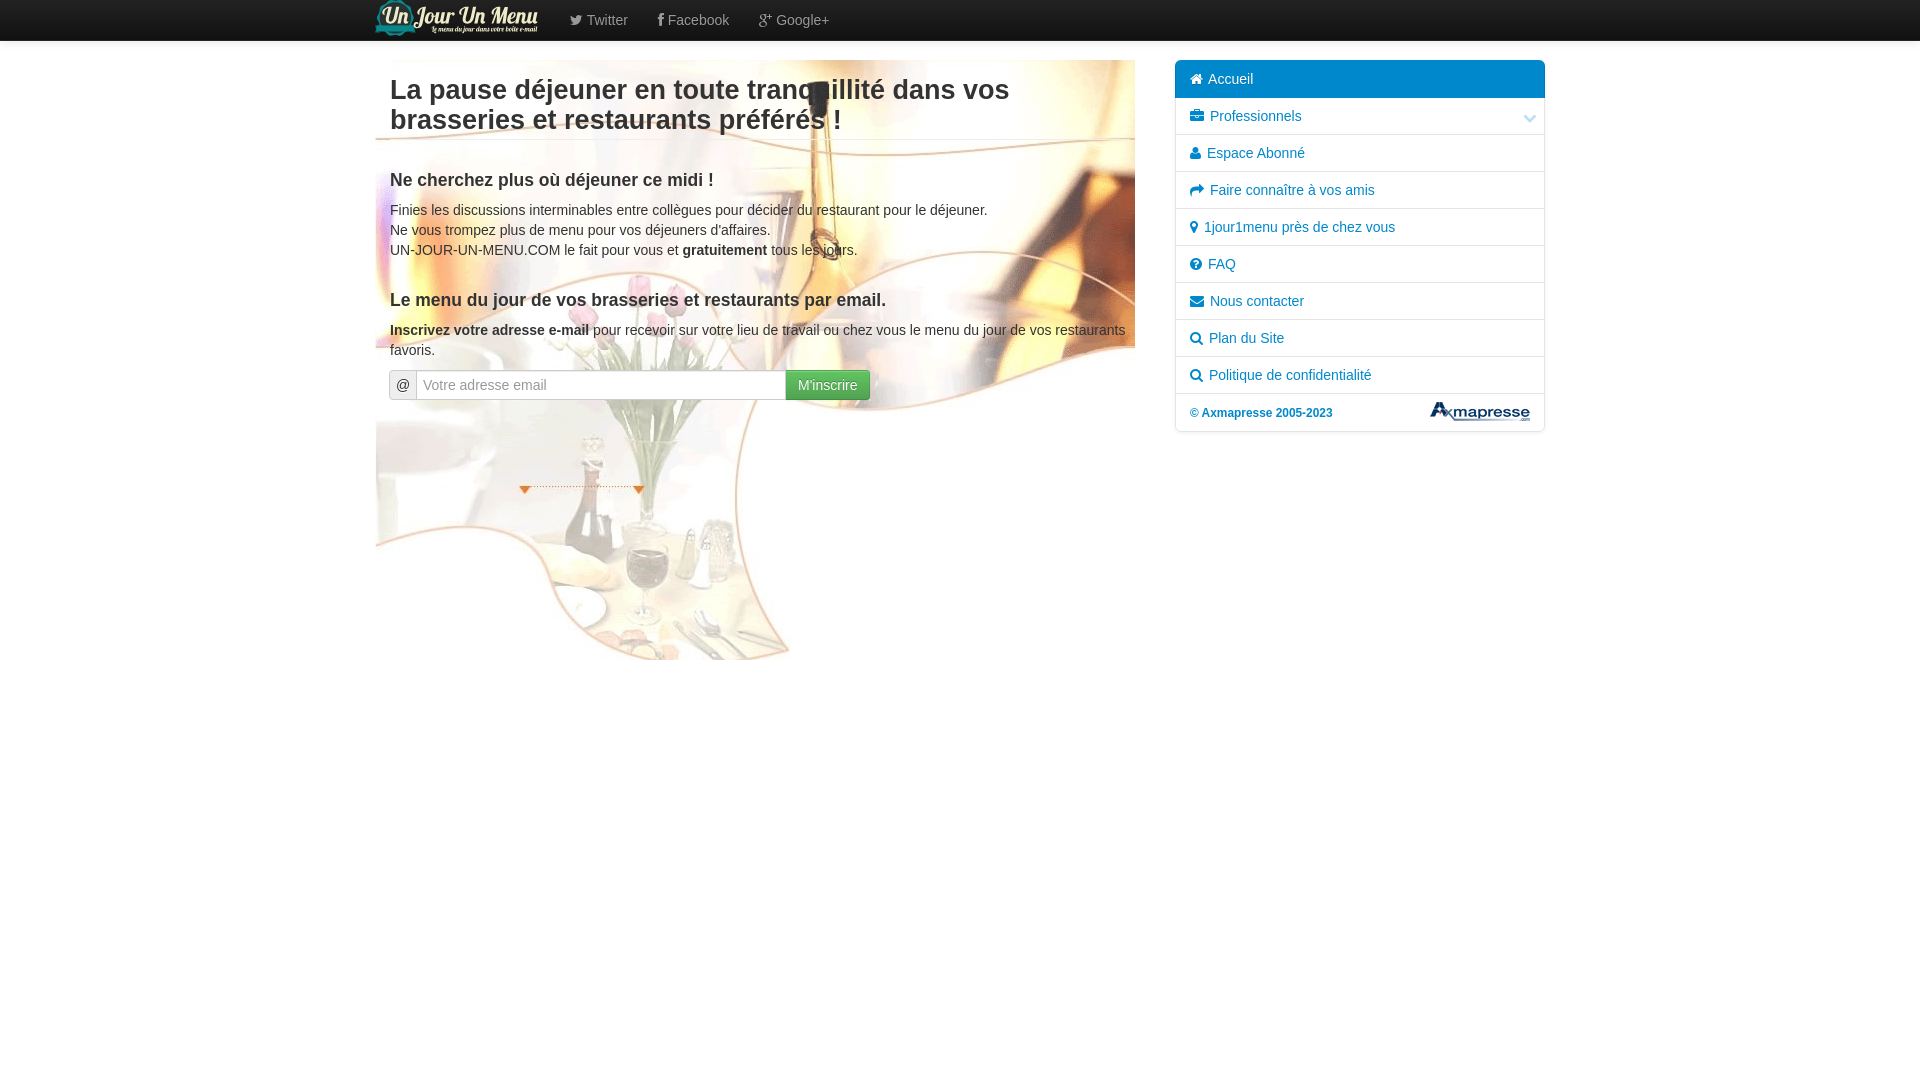  What do you see at coordinates (598, 19) in the screenshot?
I see `'Twitter'` at bounding box center [598, 19].